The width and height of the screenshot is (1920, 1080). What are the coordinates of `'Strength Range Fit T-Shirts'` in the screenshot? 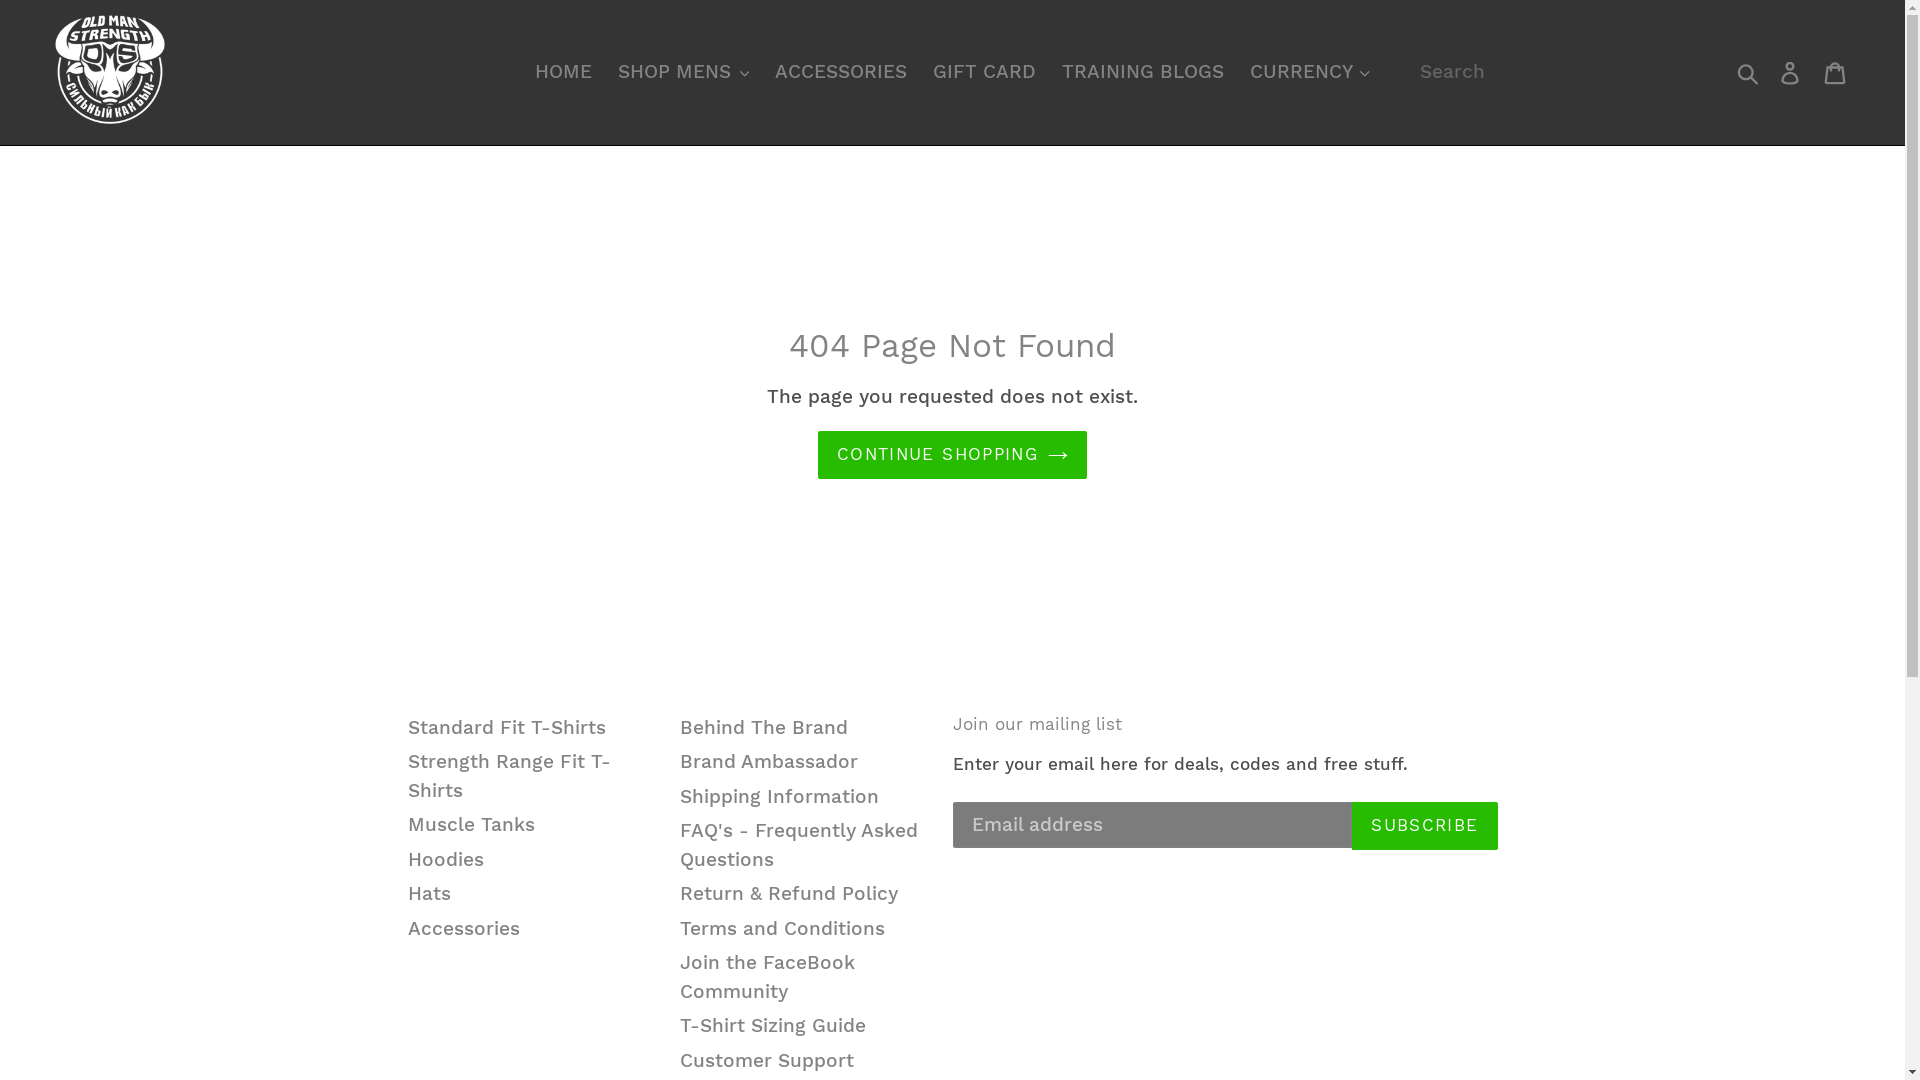 It's located at (509, 774).